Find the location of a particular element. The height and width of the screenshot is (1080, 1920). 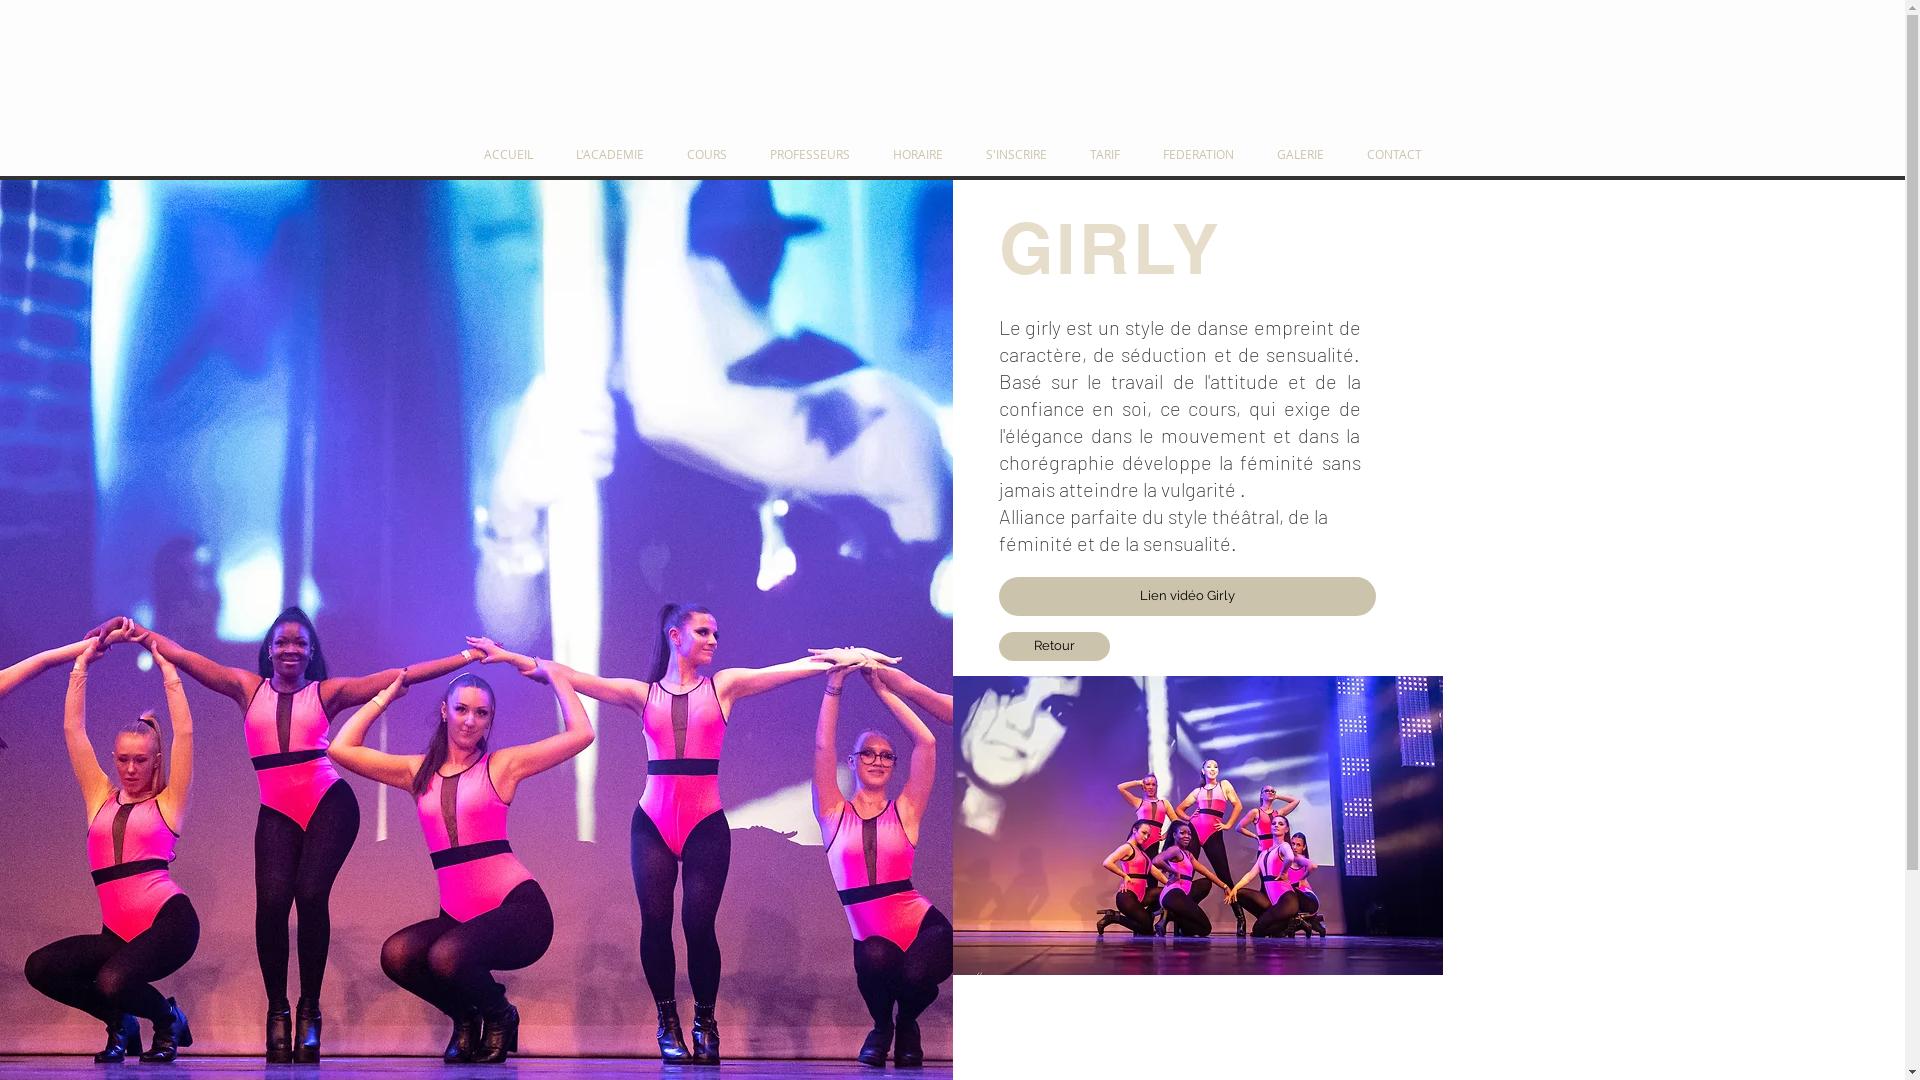

'COURS' is located at coordinates (707, 153).